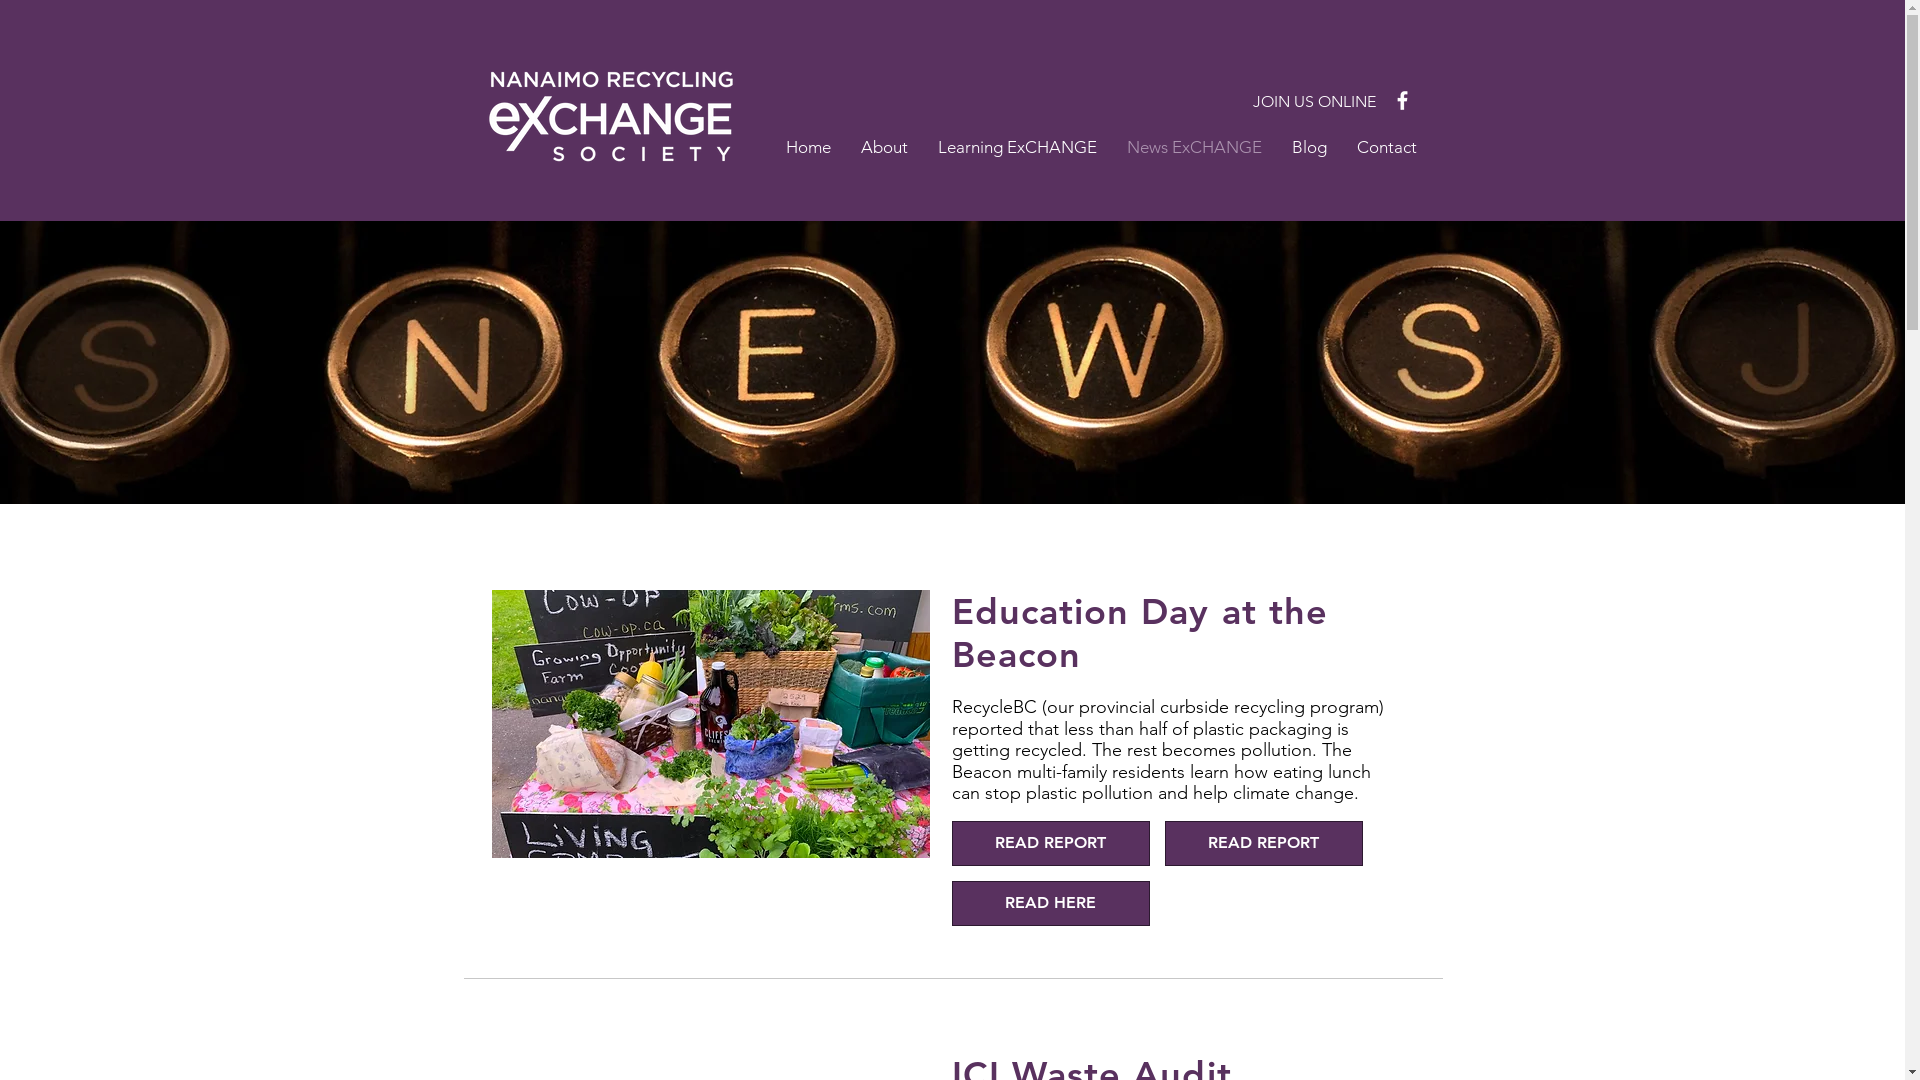 The image size is (1920, 1080). What do you see at coordinates (1386, 145) in the screenshot?
I see `'Contact'` at bounding box center [1386, 145].